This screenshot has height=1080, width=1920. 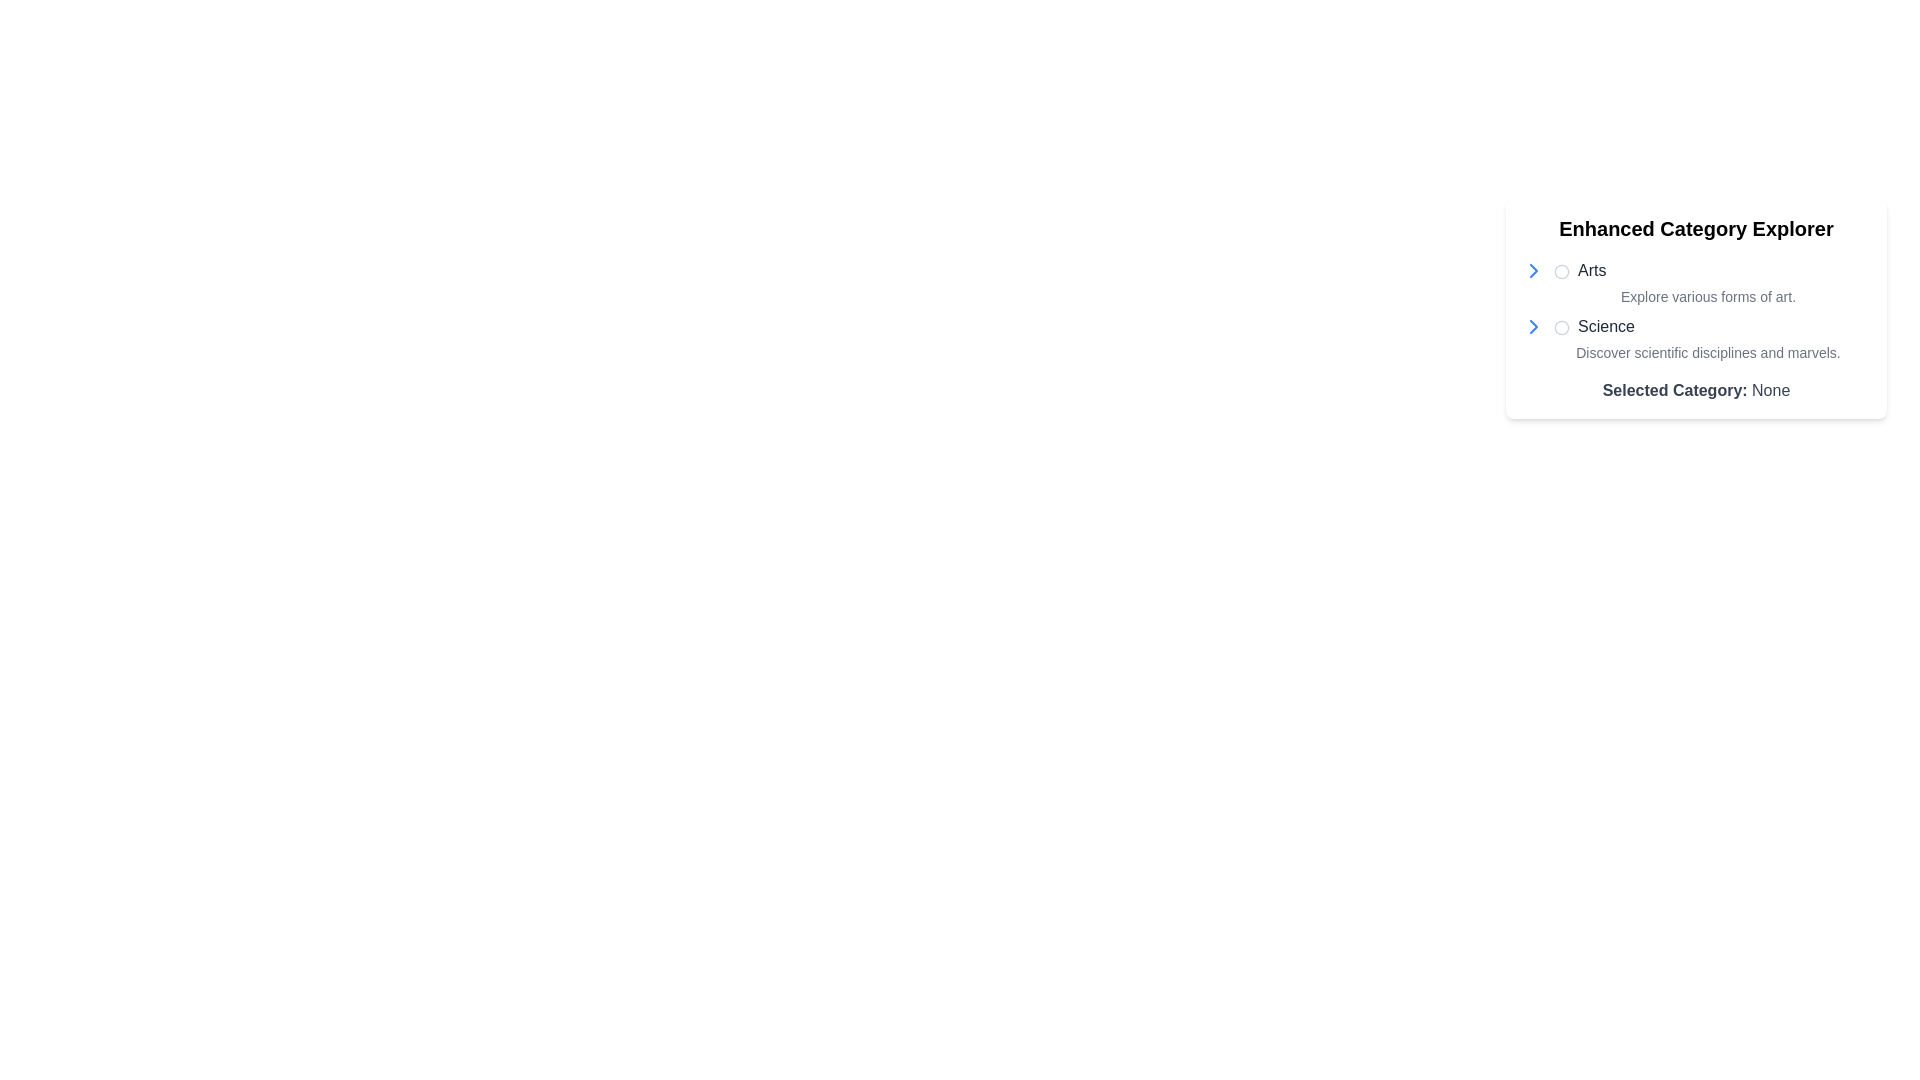 What do you see at coordinates (1593, 326) in the screenshot?
I see `the 'Science' text label, which is styled in gray and positioned next` at bounding box center [1593, 326].